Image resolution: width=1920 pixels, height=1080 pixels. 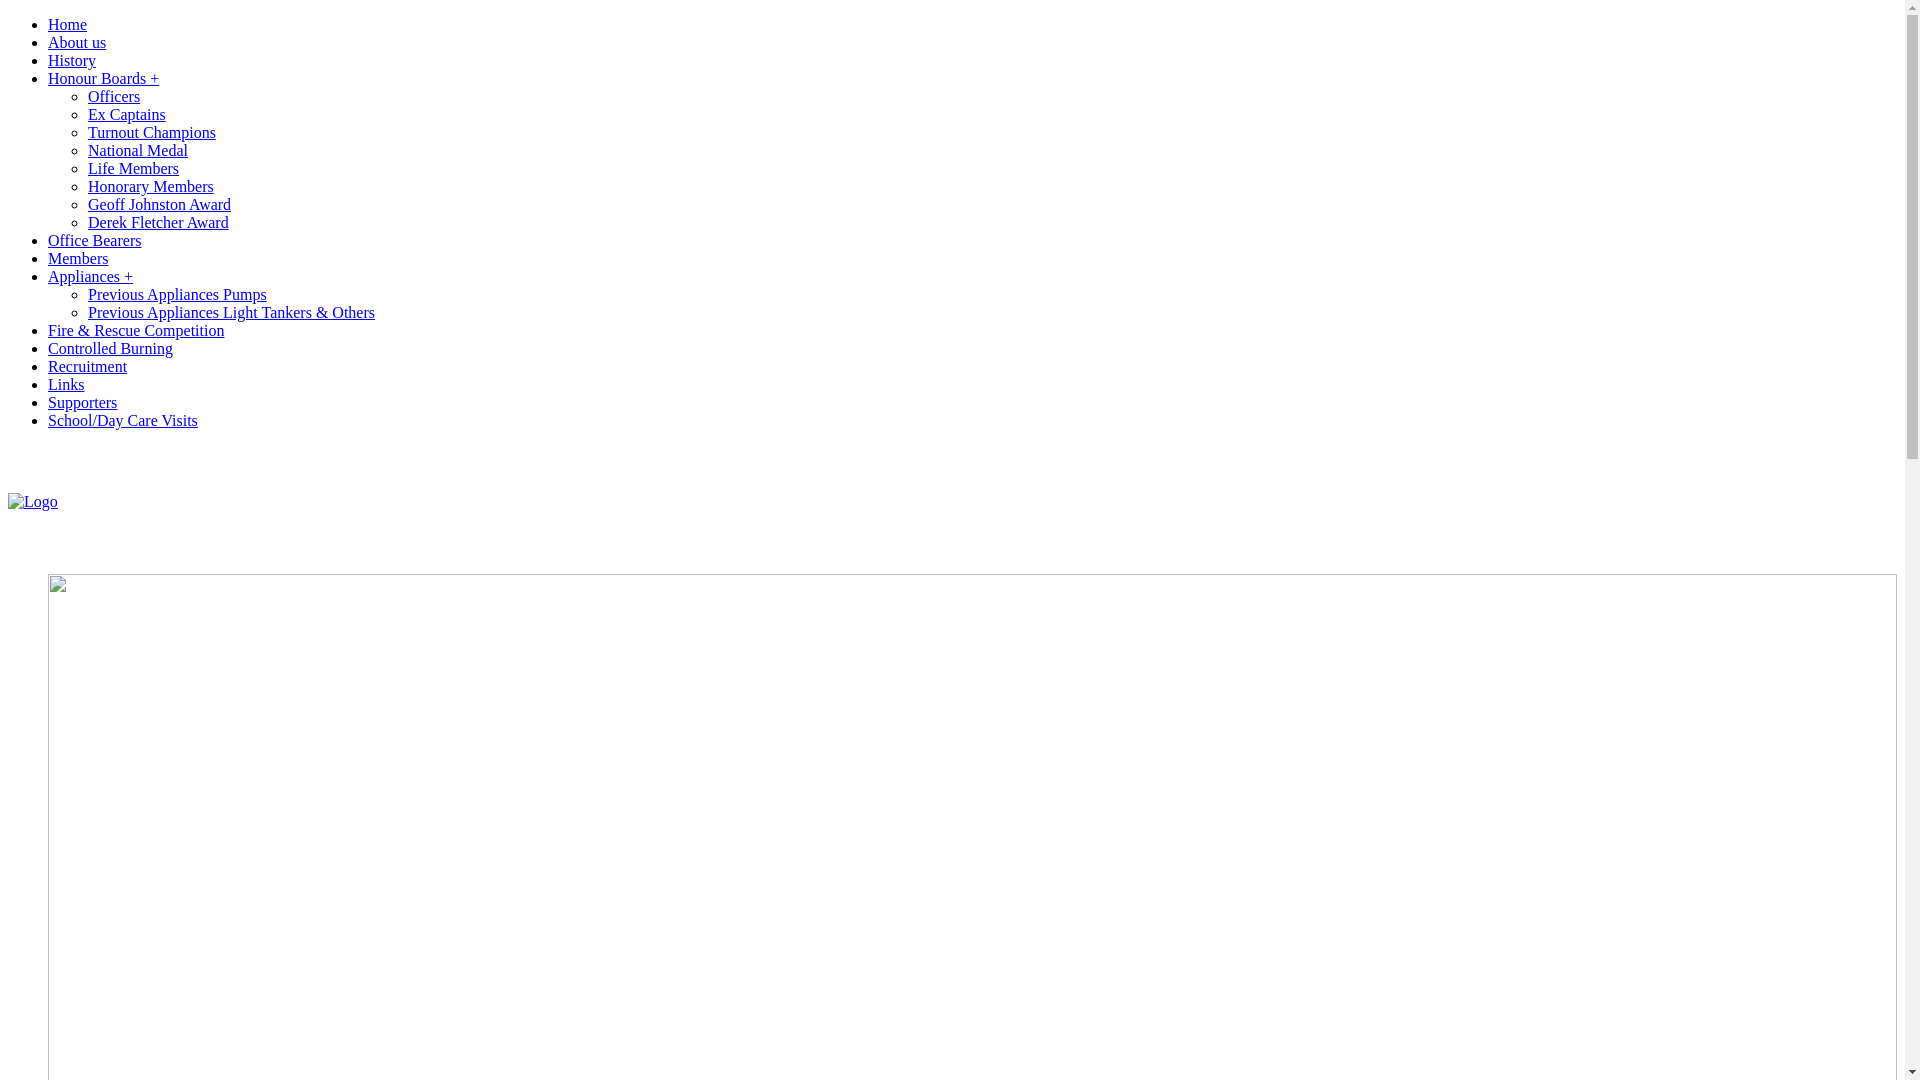 What do you see at coordinates (48, 276) in the screenshot?
I see `'Appliances +'` at bounding box center [48, 276].